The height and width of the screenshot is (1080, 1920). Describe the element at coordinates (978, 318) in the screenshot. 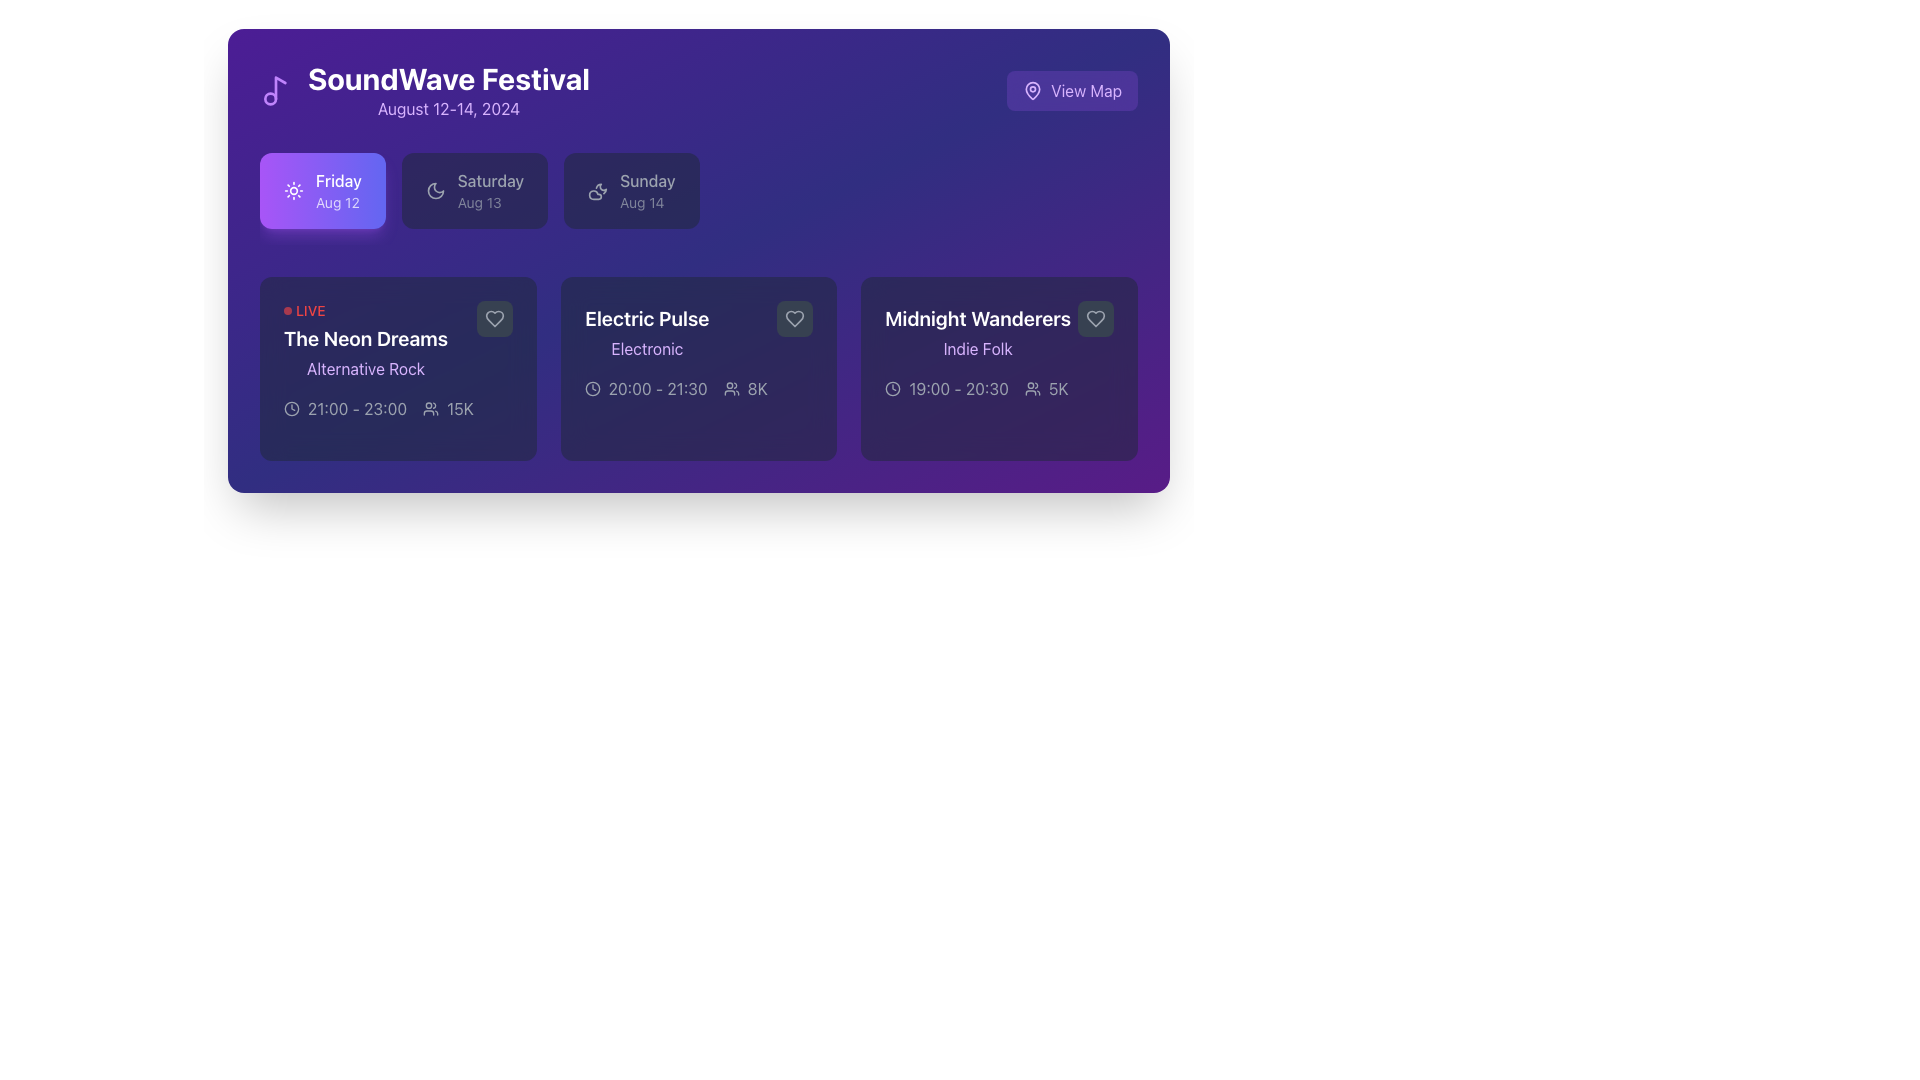

I see `text content of the Text Label or Header displaying 'Midnight Wanderers', which serves as an identifier for the section` at that location.